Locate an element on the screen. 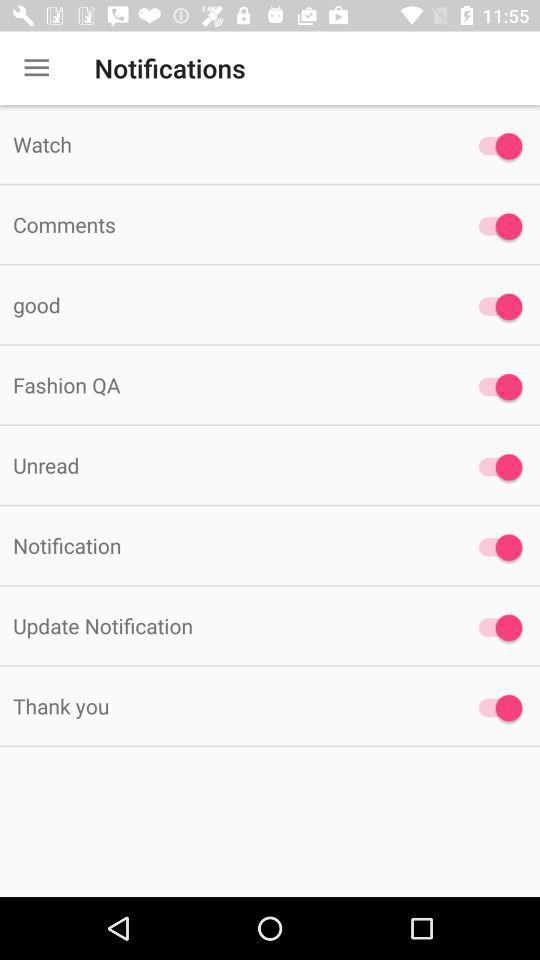  fashion qa notifications is located at coordinates (494, 386).